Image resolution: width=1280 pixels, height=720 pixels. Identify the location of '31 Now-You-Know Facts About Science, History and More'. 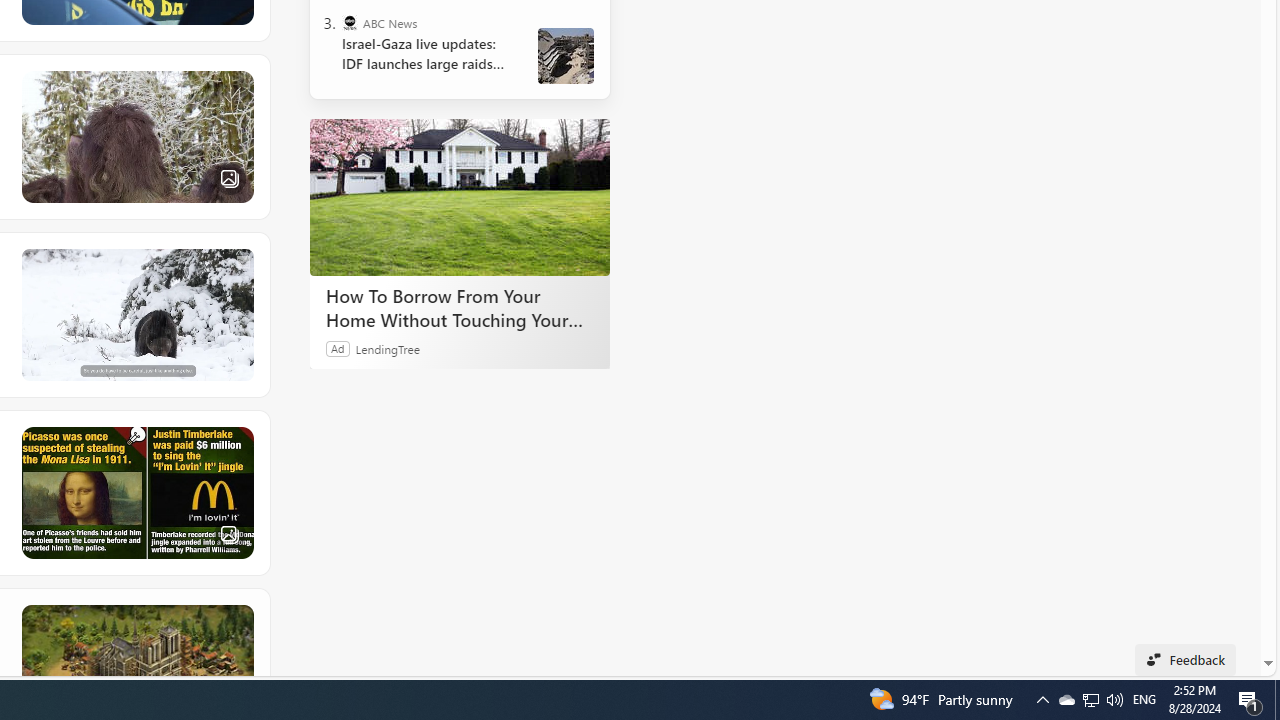
(135, 492).